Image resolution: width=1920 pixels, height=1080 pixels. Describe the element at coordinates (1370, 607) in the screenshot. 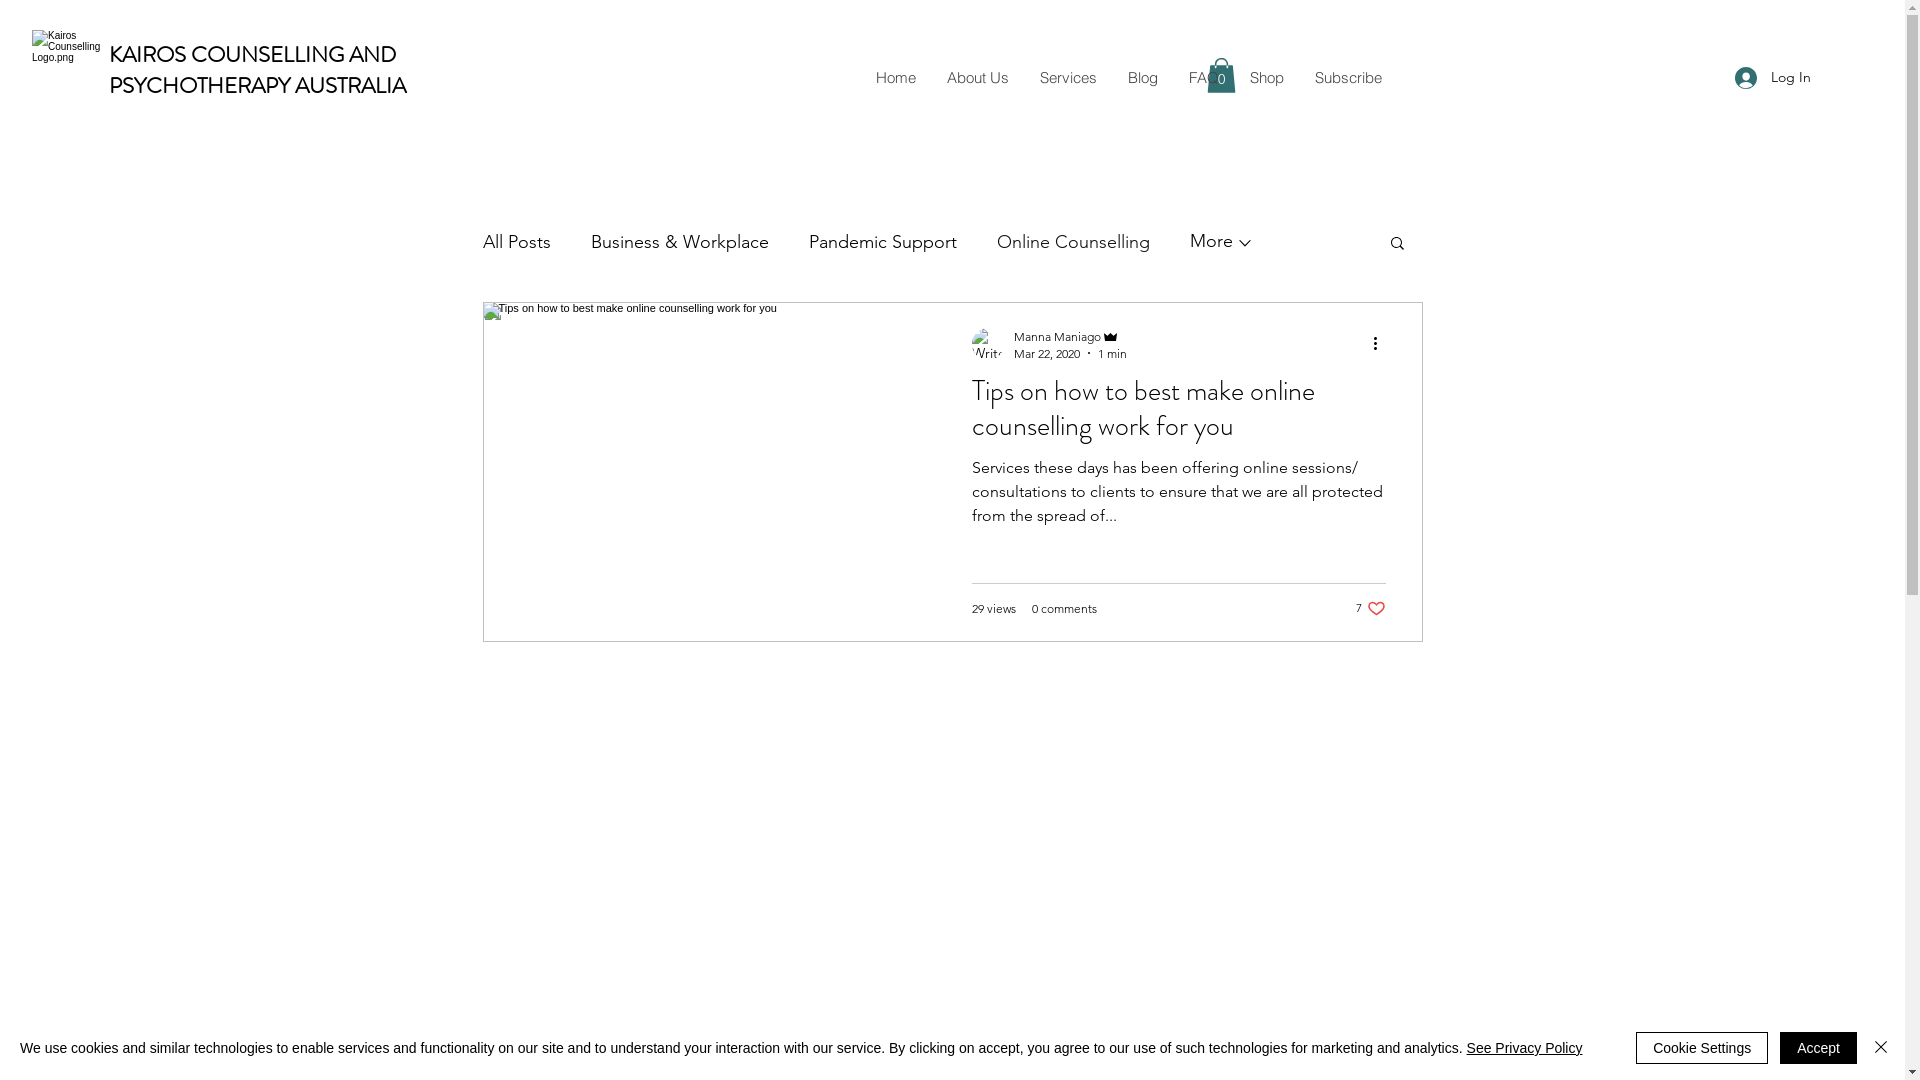

I see `'7 likes. Post not marked as liked` at that location.